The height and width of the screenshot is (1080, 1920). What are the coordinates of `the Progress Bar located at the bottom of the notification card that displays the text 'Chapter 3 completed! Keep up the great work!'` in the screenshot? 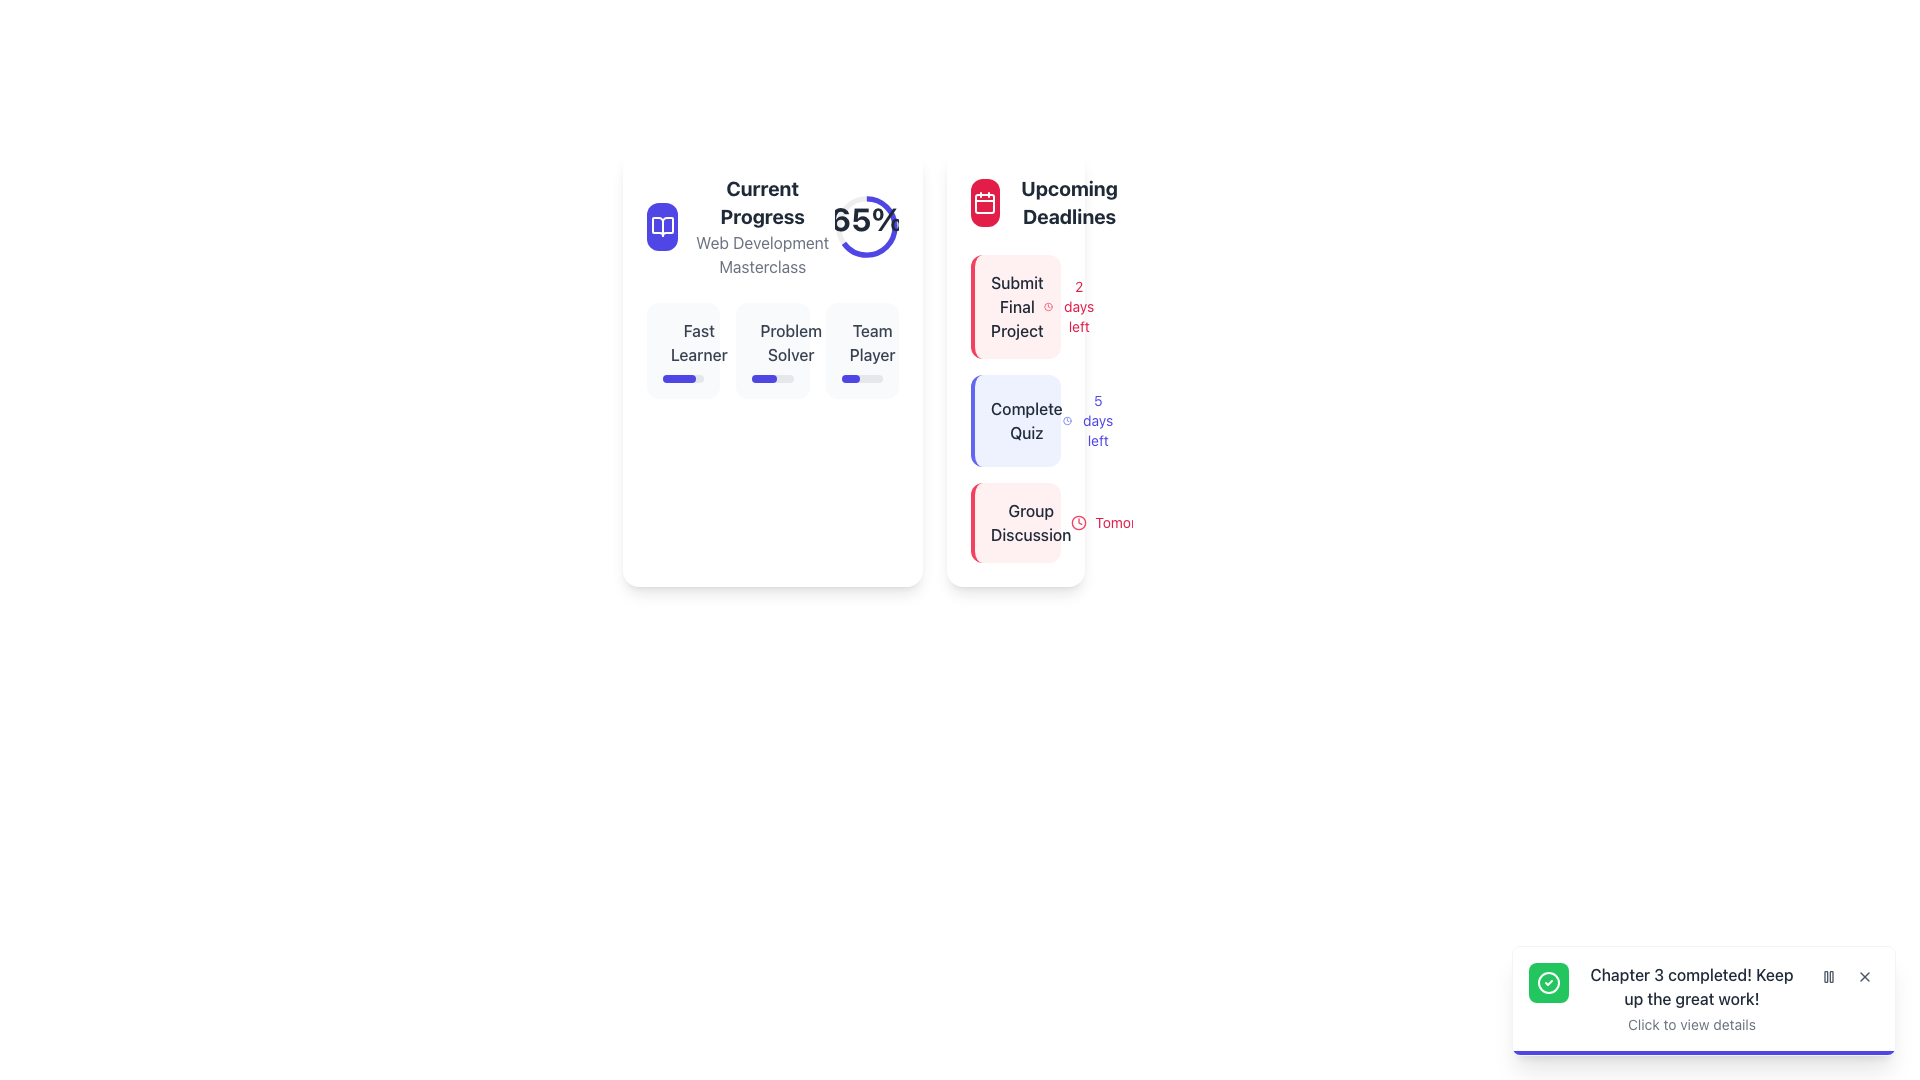 It's located at (1703, 1052).